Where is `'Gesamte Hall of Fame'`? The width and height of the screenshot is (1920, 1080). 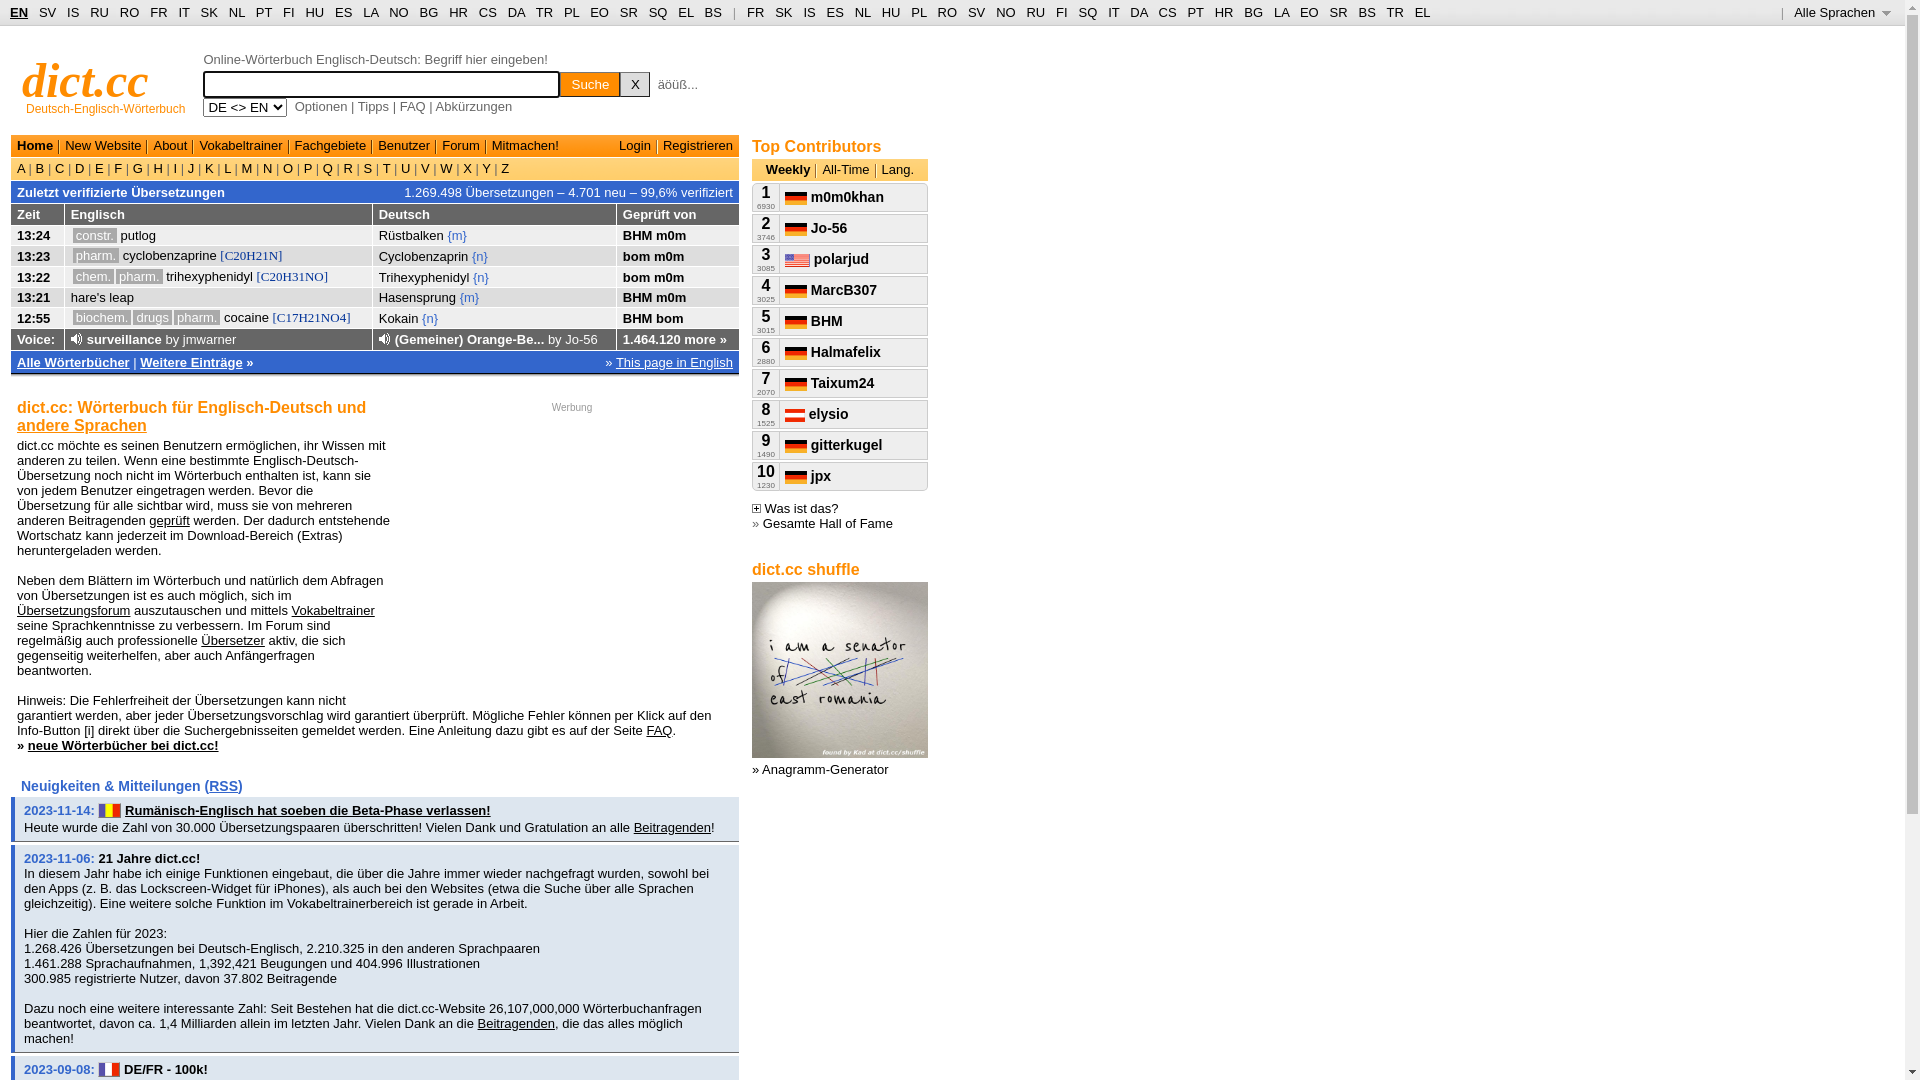
'Gesamte Hall of Fame' is located at coordinates (828, 522).